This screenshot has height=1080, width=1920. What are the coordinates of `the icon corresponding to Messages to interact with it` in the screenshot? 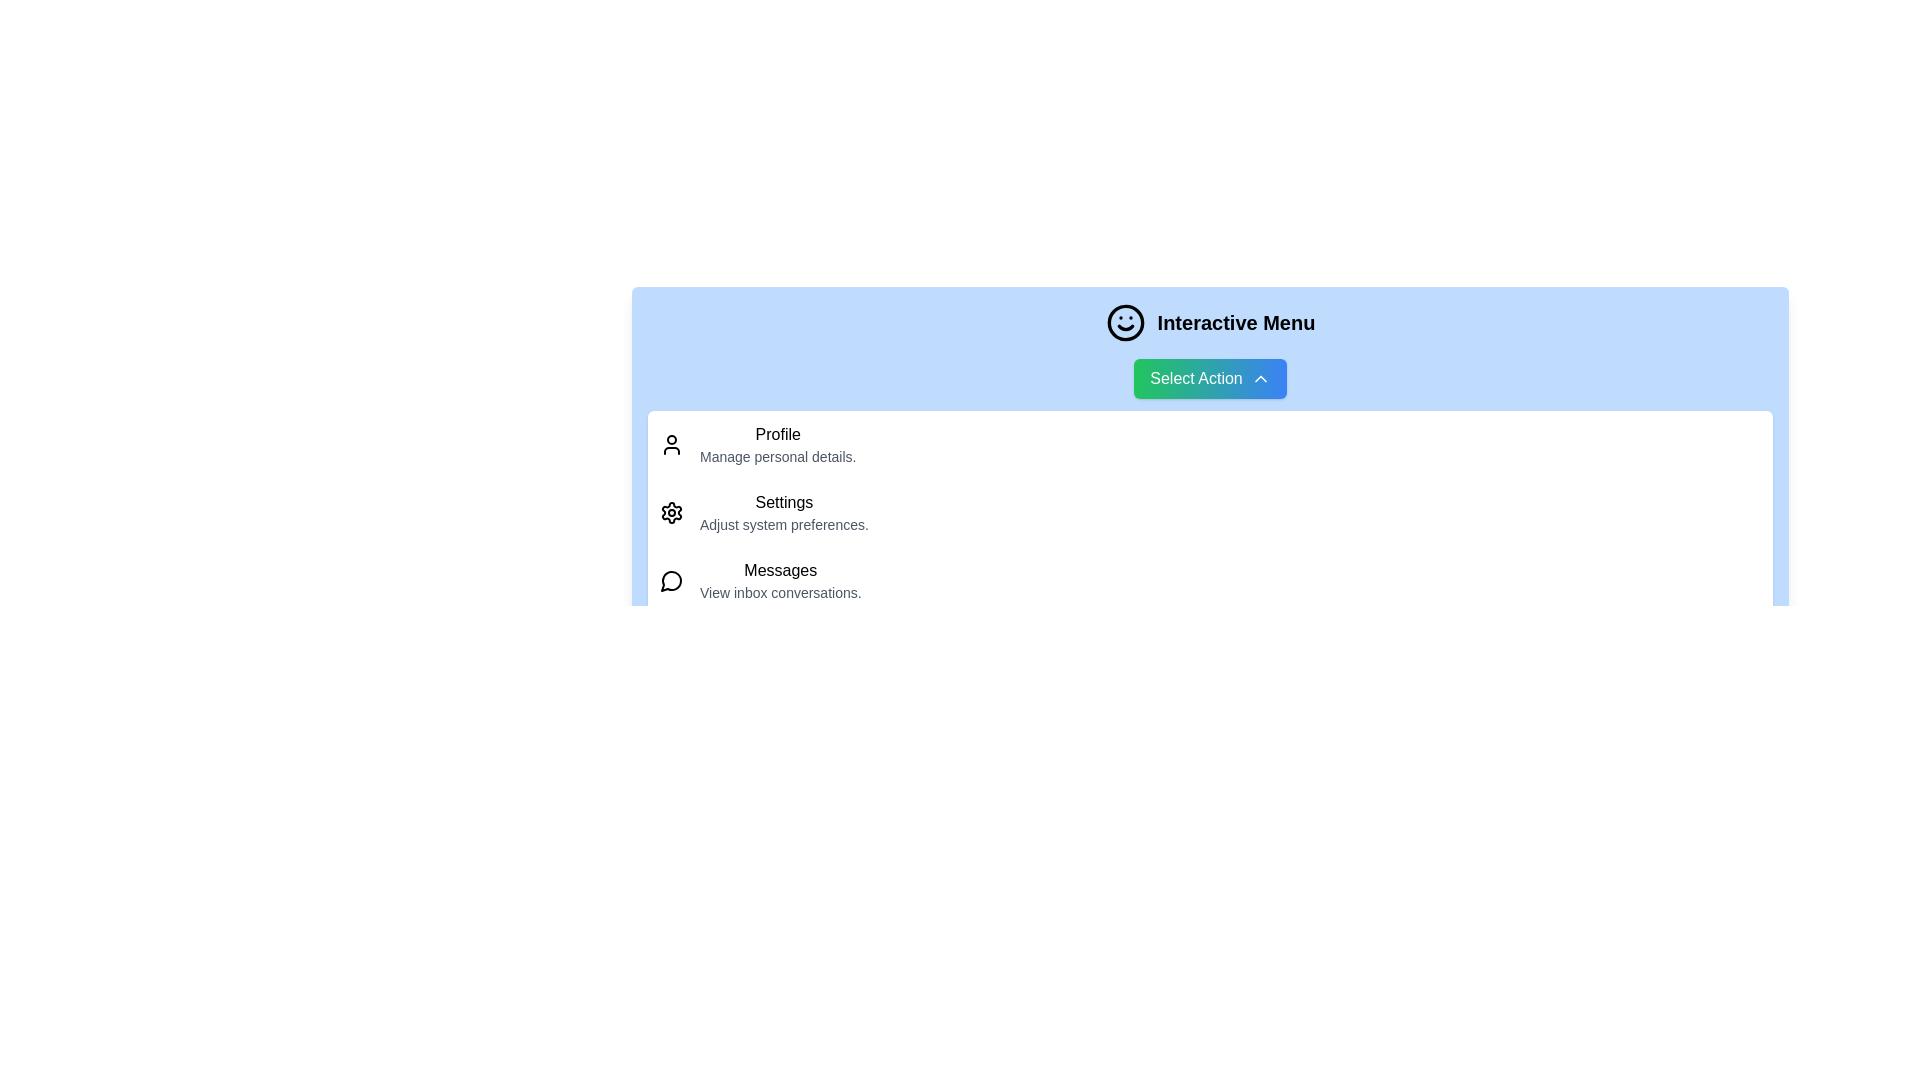 It's located at (672, 581).